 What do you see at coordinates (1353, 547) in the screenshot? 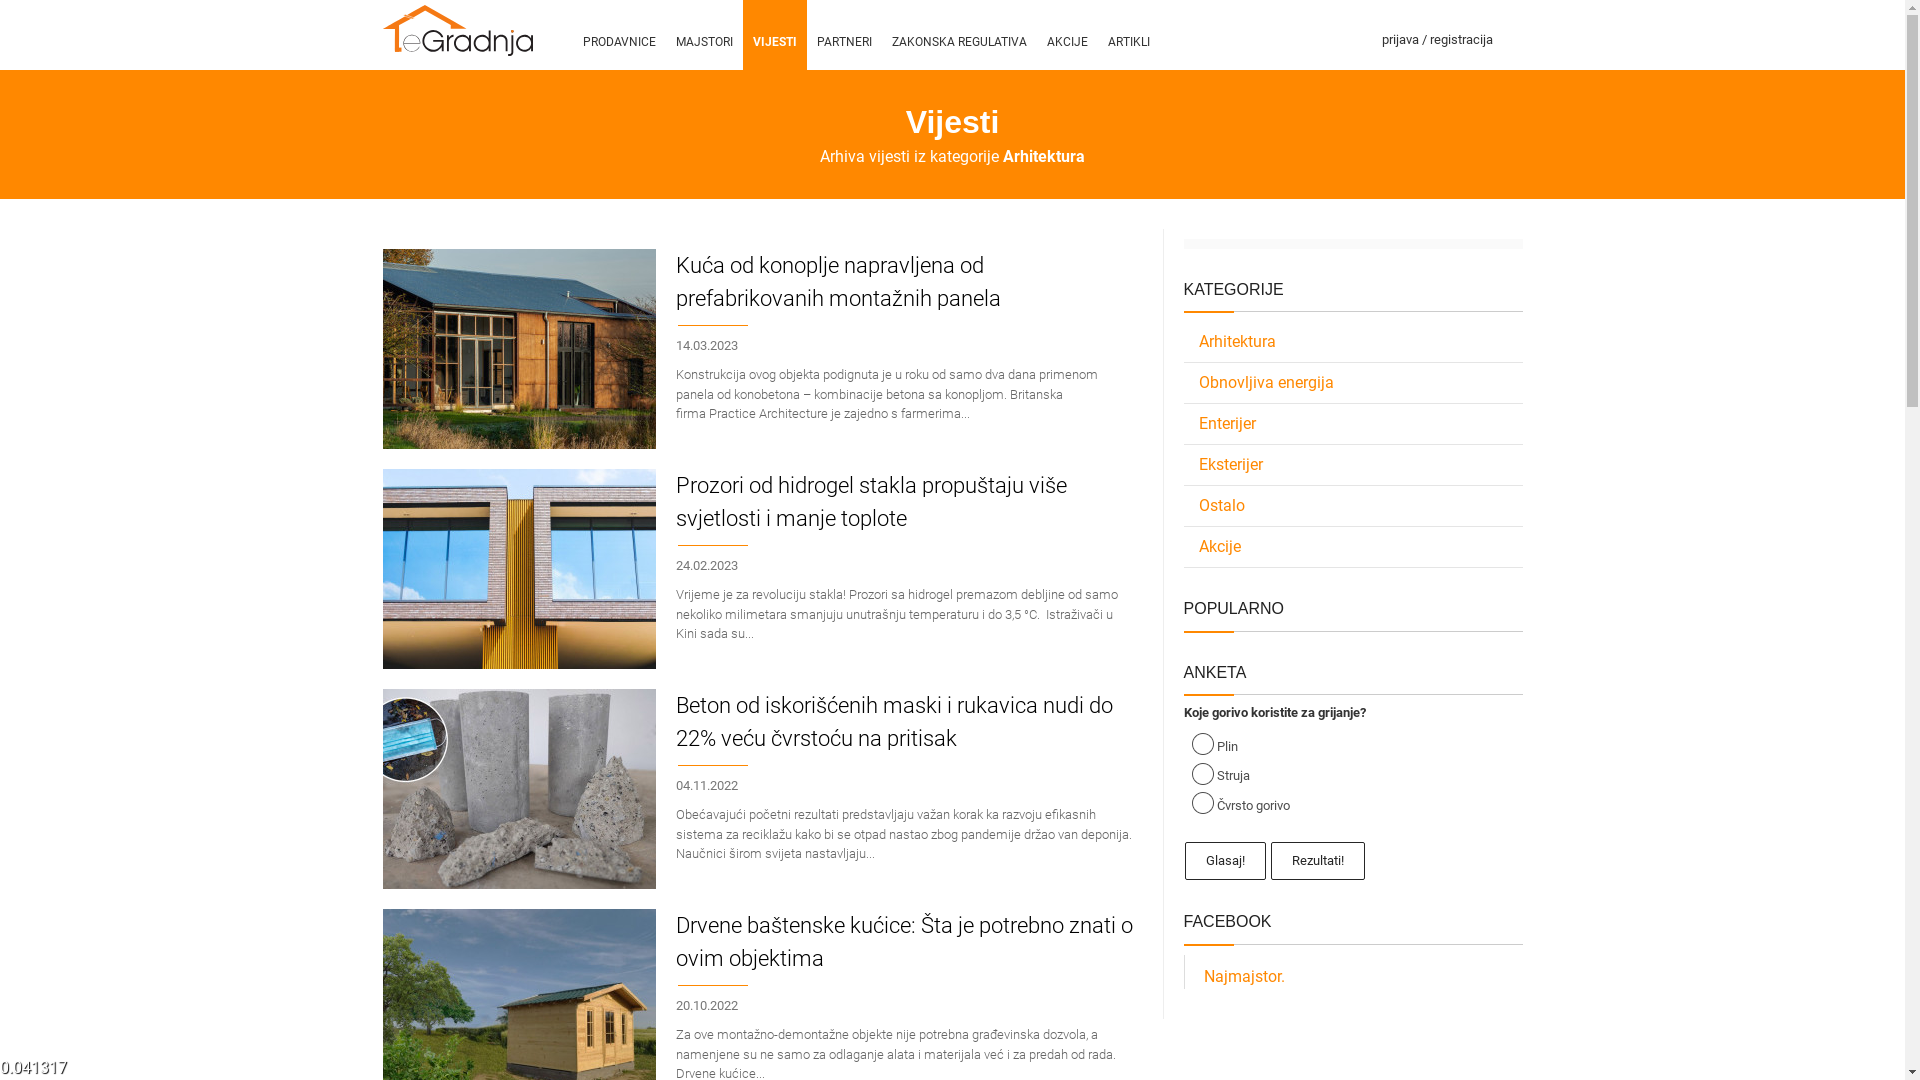
I see `'Akcije'` at bounding box center [1353, 547].